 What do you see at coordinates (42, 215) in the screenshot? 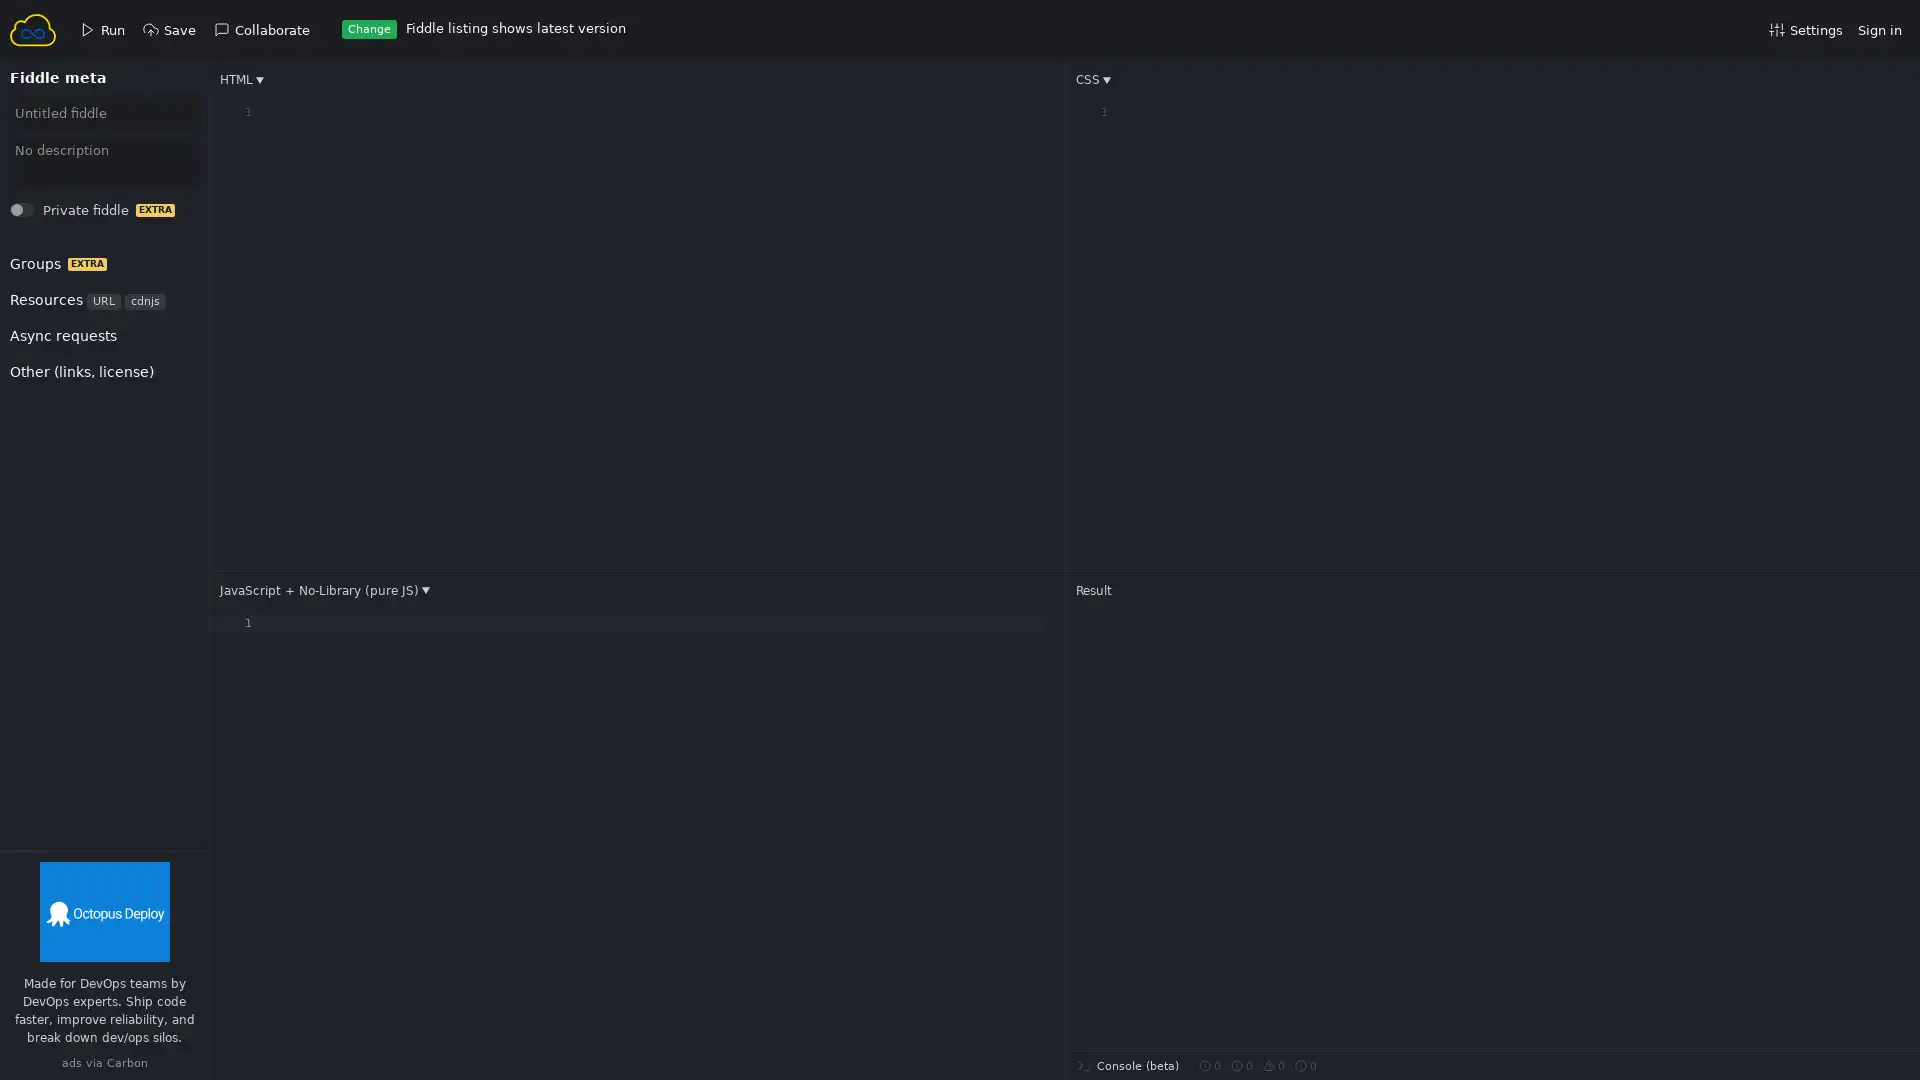
I see `Save` at bounding box center [42, 215].